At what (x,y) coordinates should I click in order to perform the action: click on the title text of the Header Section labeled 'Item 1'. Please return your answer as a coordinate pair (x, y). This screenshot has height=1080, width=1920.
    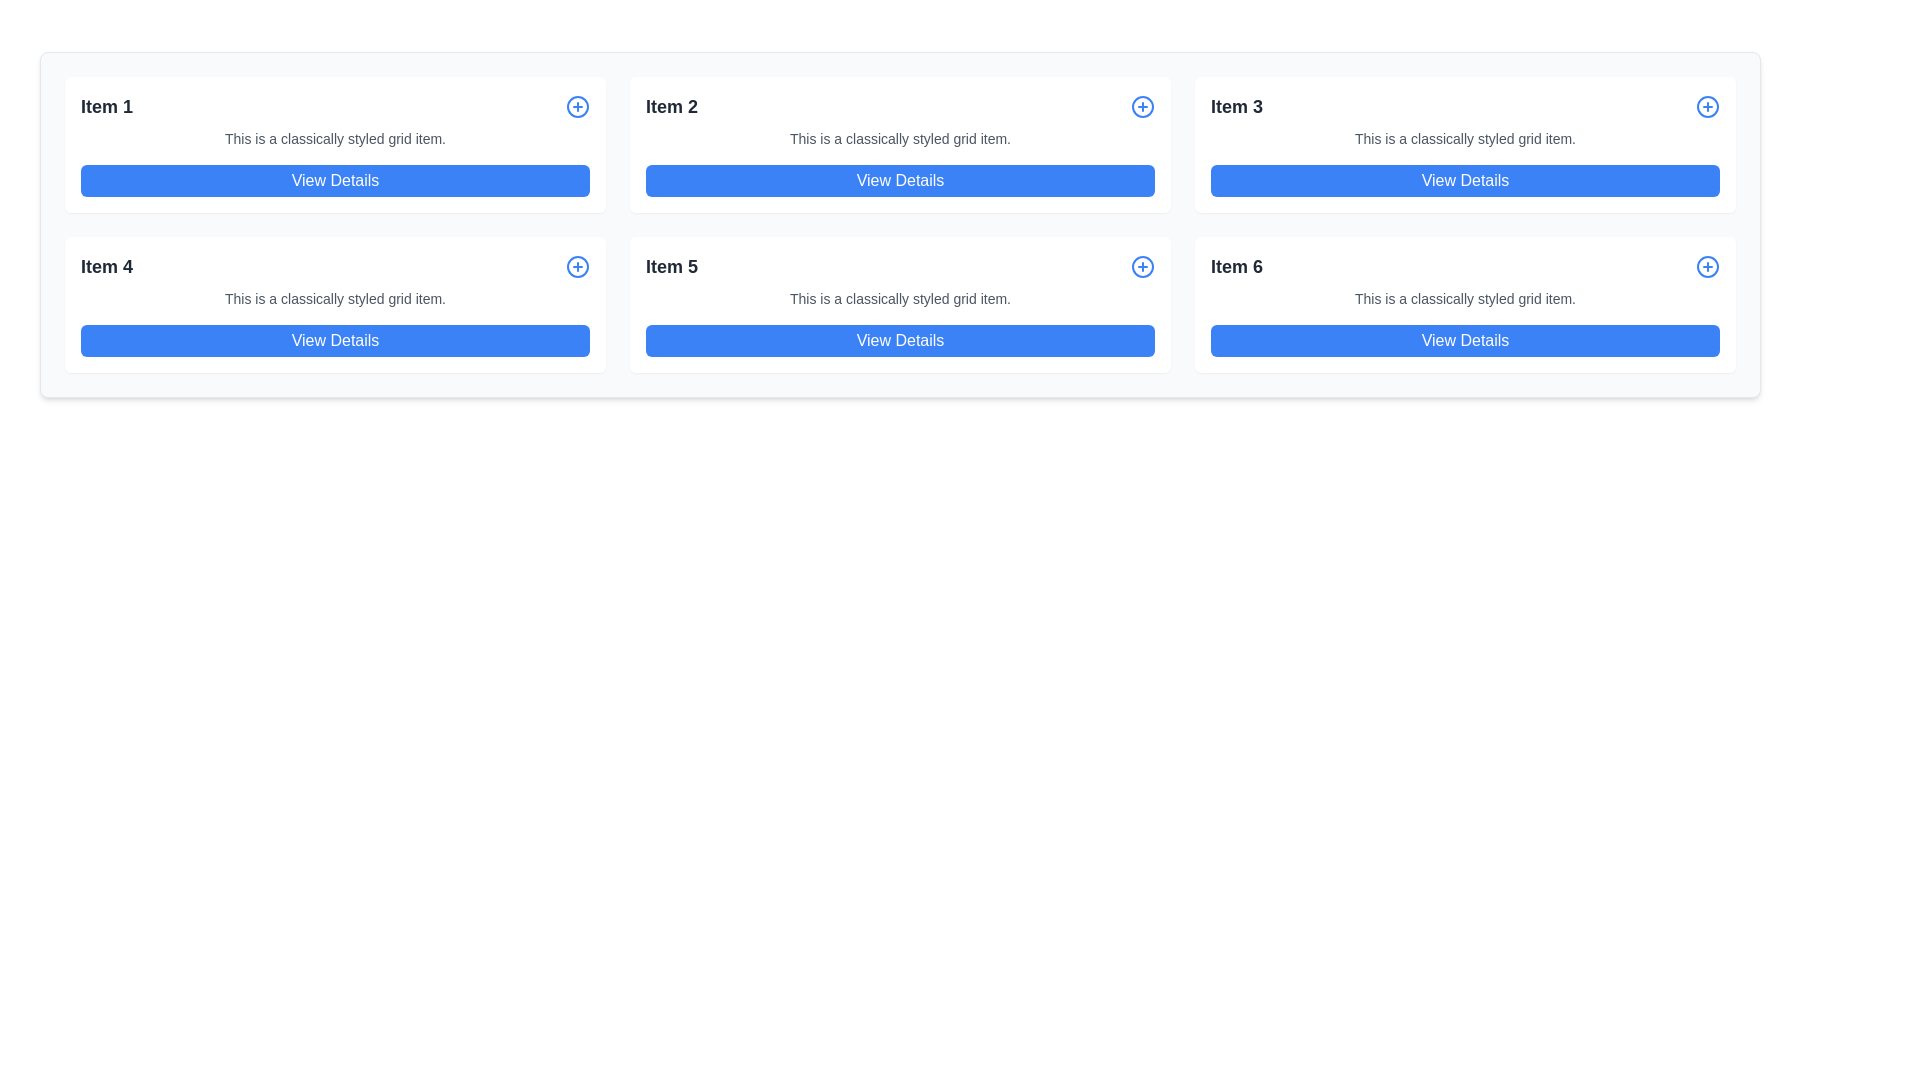
    Looking at the image, I should click on (335, 107).